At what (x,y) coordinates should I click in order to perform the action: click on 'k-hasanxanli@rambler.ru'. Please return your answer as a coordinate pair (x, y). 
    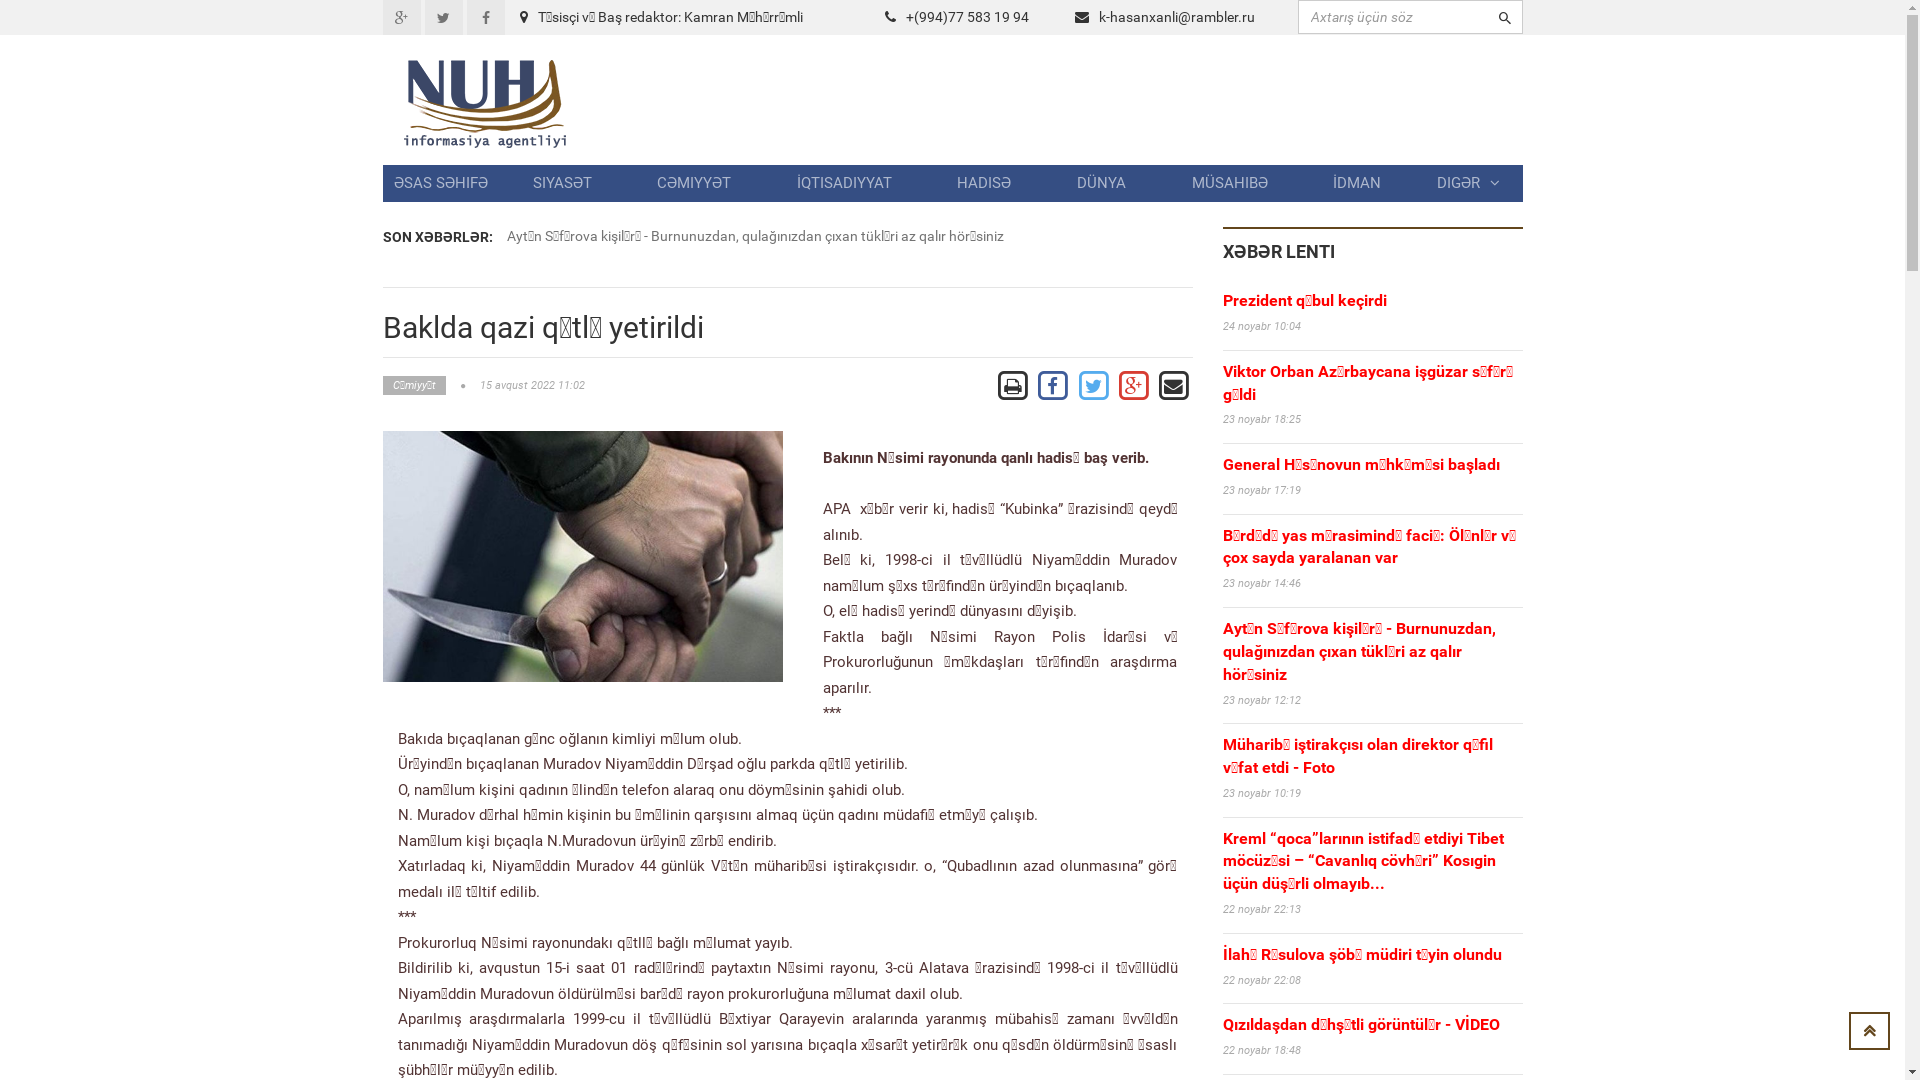
    Looking at the image, I should click on (1176, 16).